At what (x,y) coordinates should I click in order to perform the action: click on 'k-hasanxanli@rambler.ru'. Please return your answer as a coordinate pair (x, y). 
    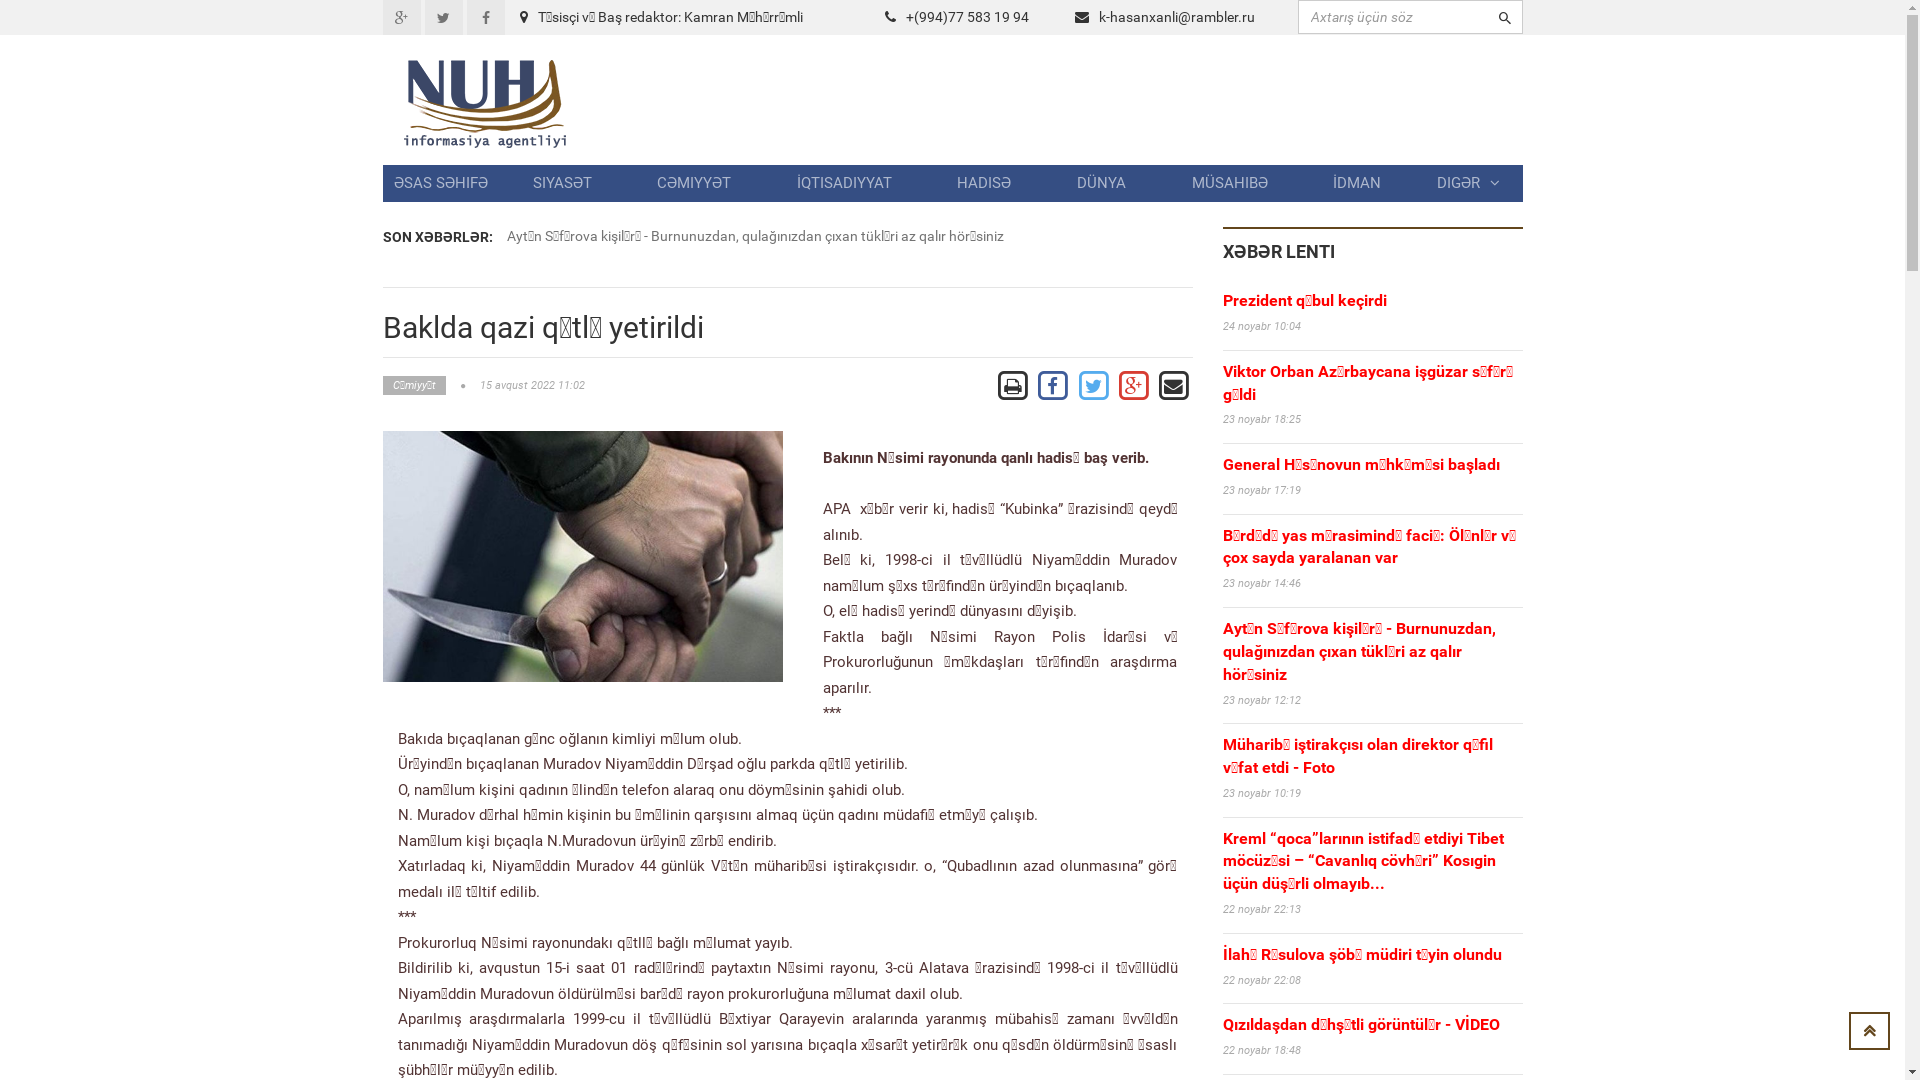
    Looking at the image, I should click on (1176, 16).